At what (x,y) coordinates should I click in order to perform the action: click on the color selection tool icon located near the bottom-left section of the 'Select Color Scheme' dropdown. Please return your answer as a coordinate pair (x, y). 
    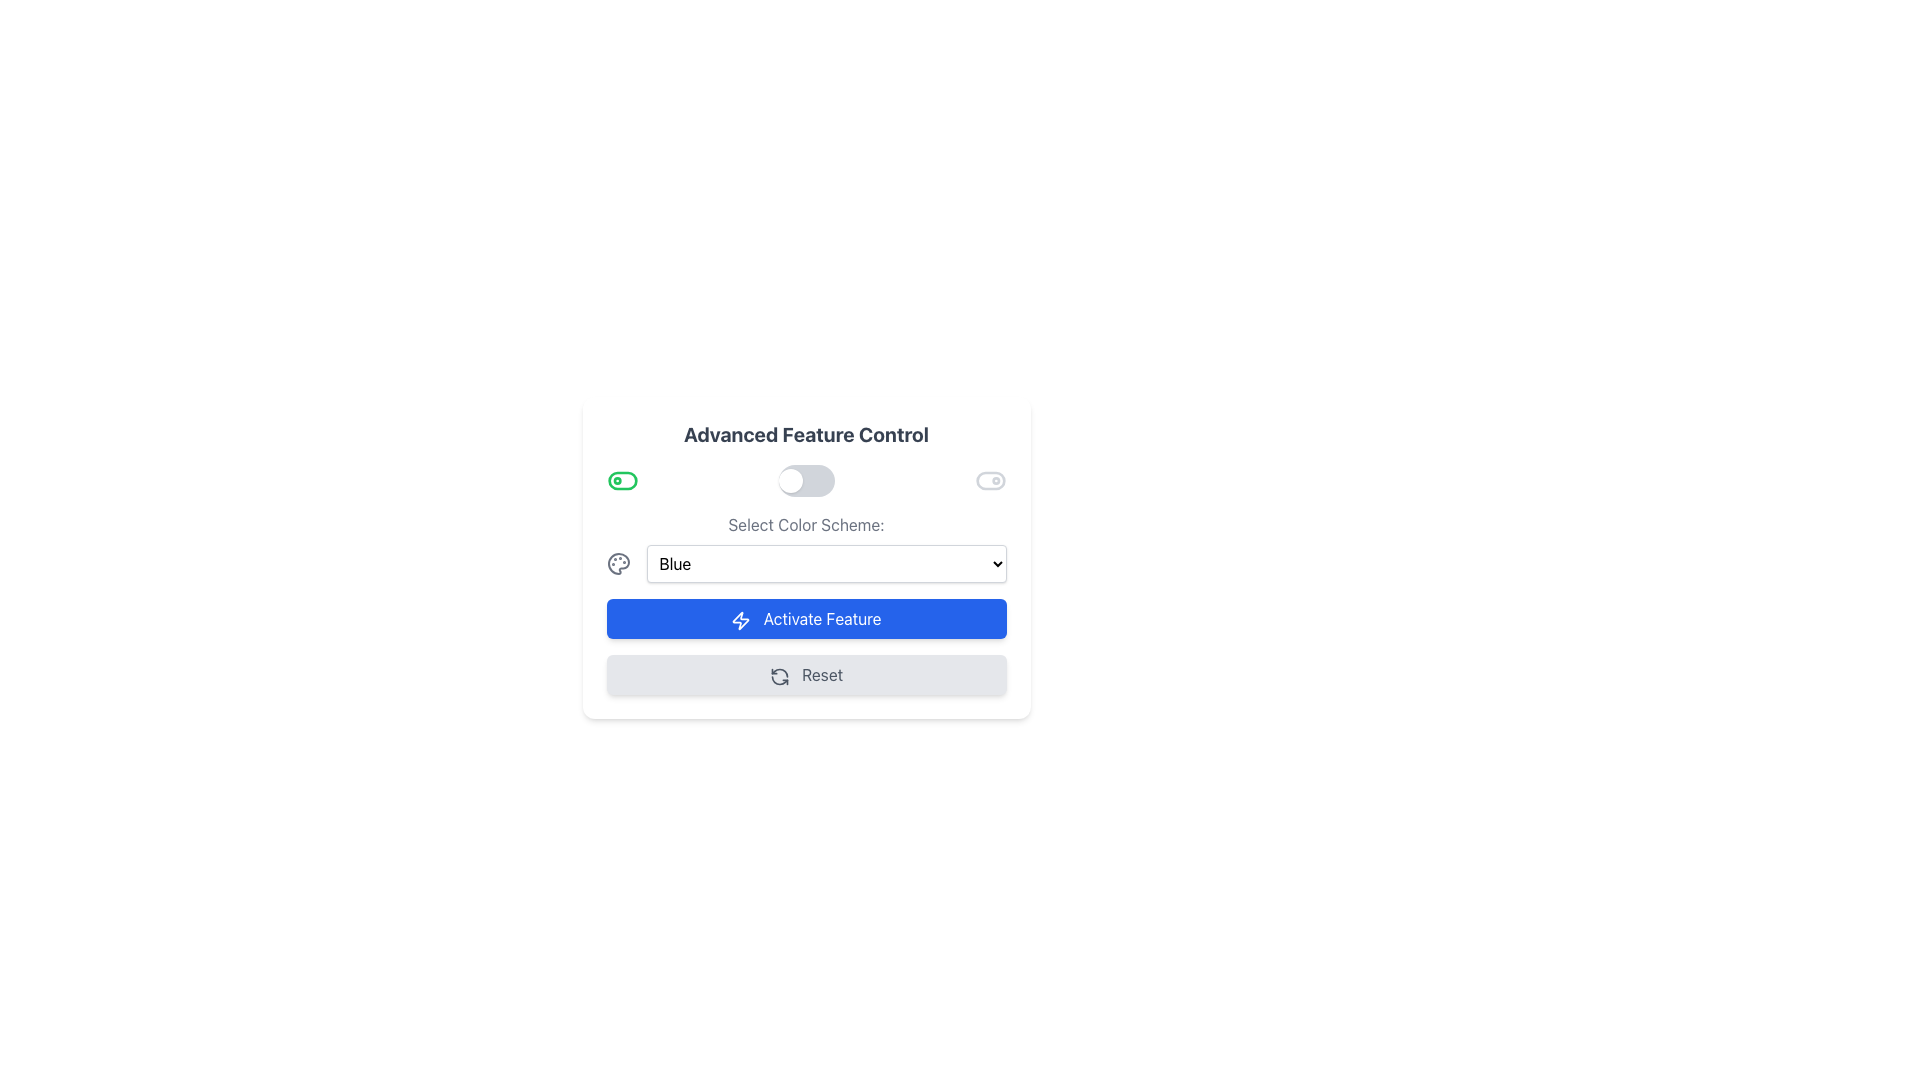
    Looking at the image, I should click on (617, 563).